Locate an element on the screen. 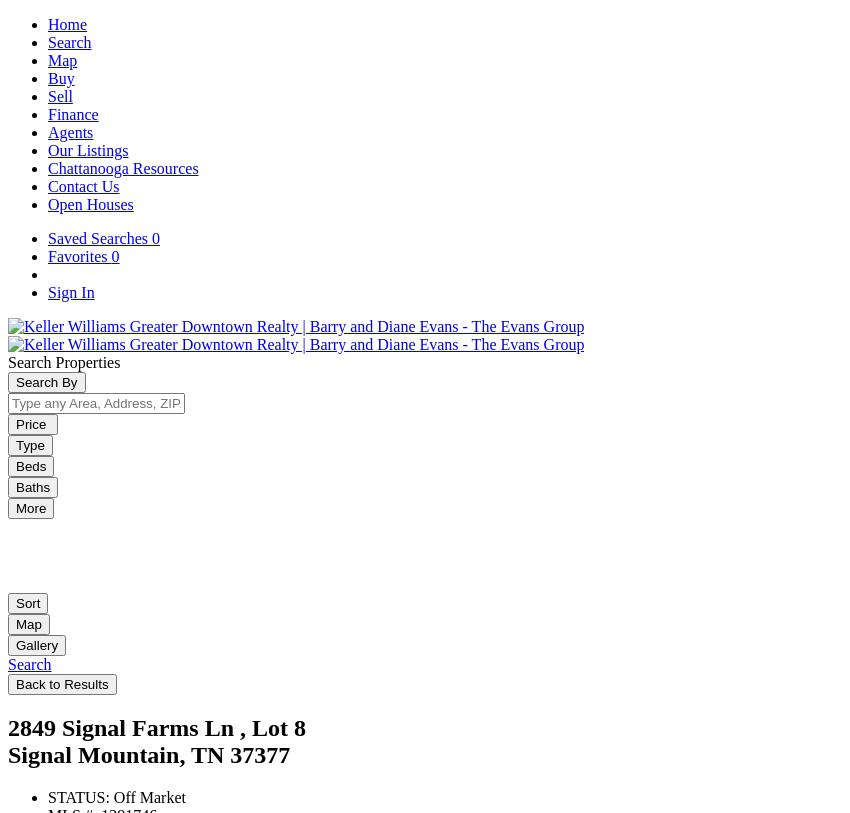 This screenshot has width=850, height=813. 'Save This Search' is located at coordinates (68, 529).